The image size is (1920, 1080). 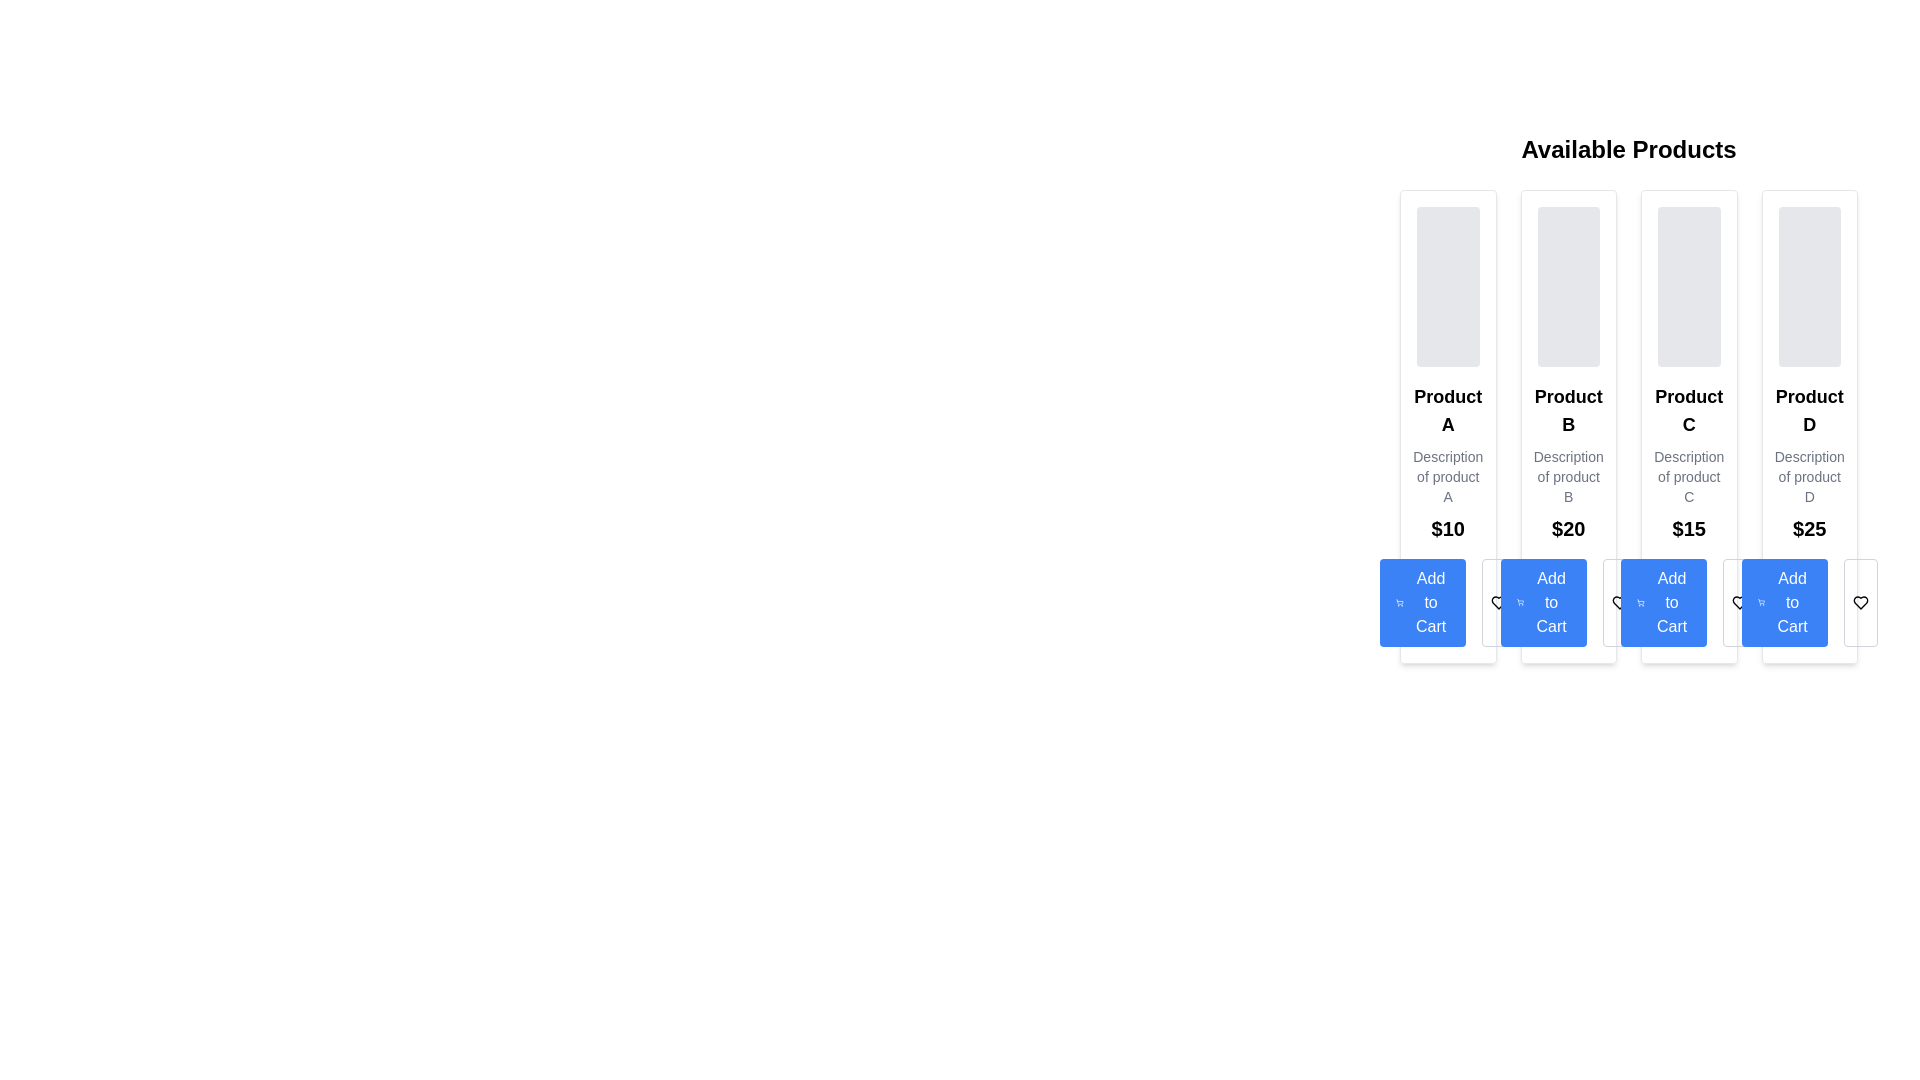 What do you see at coordinates (1567, 527) in the screenshot?
I see `the text label displaying the price '$20', which is styled with a bold font and located within the card labeled 'Product B', directly below the description text and above the 'Add to Cart' button` at bounding box center [1567, 527].